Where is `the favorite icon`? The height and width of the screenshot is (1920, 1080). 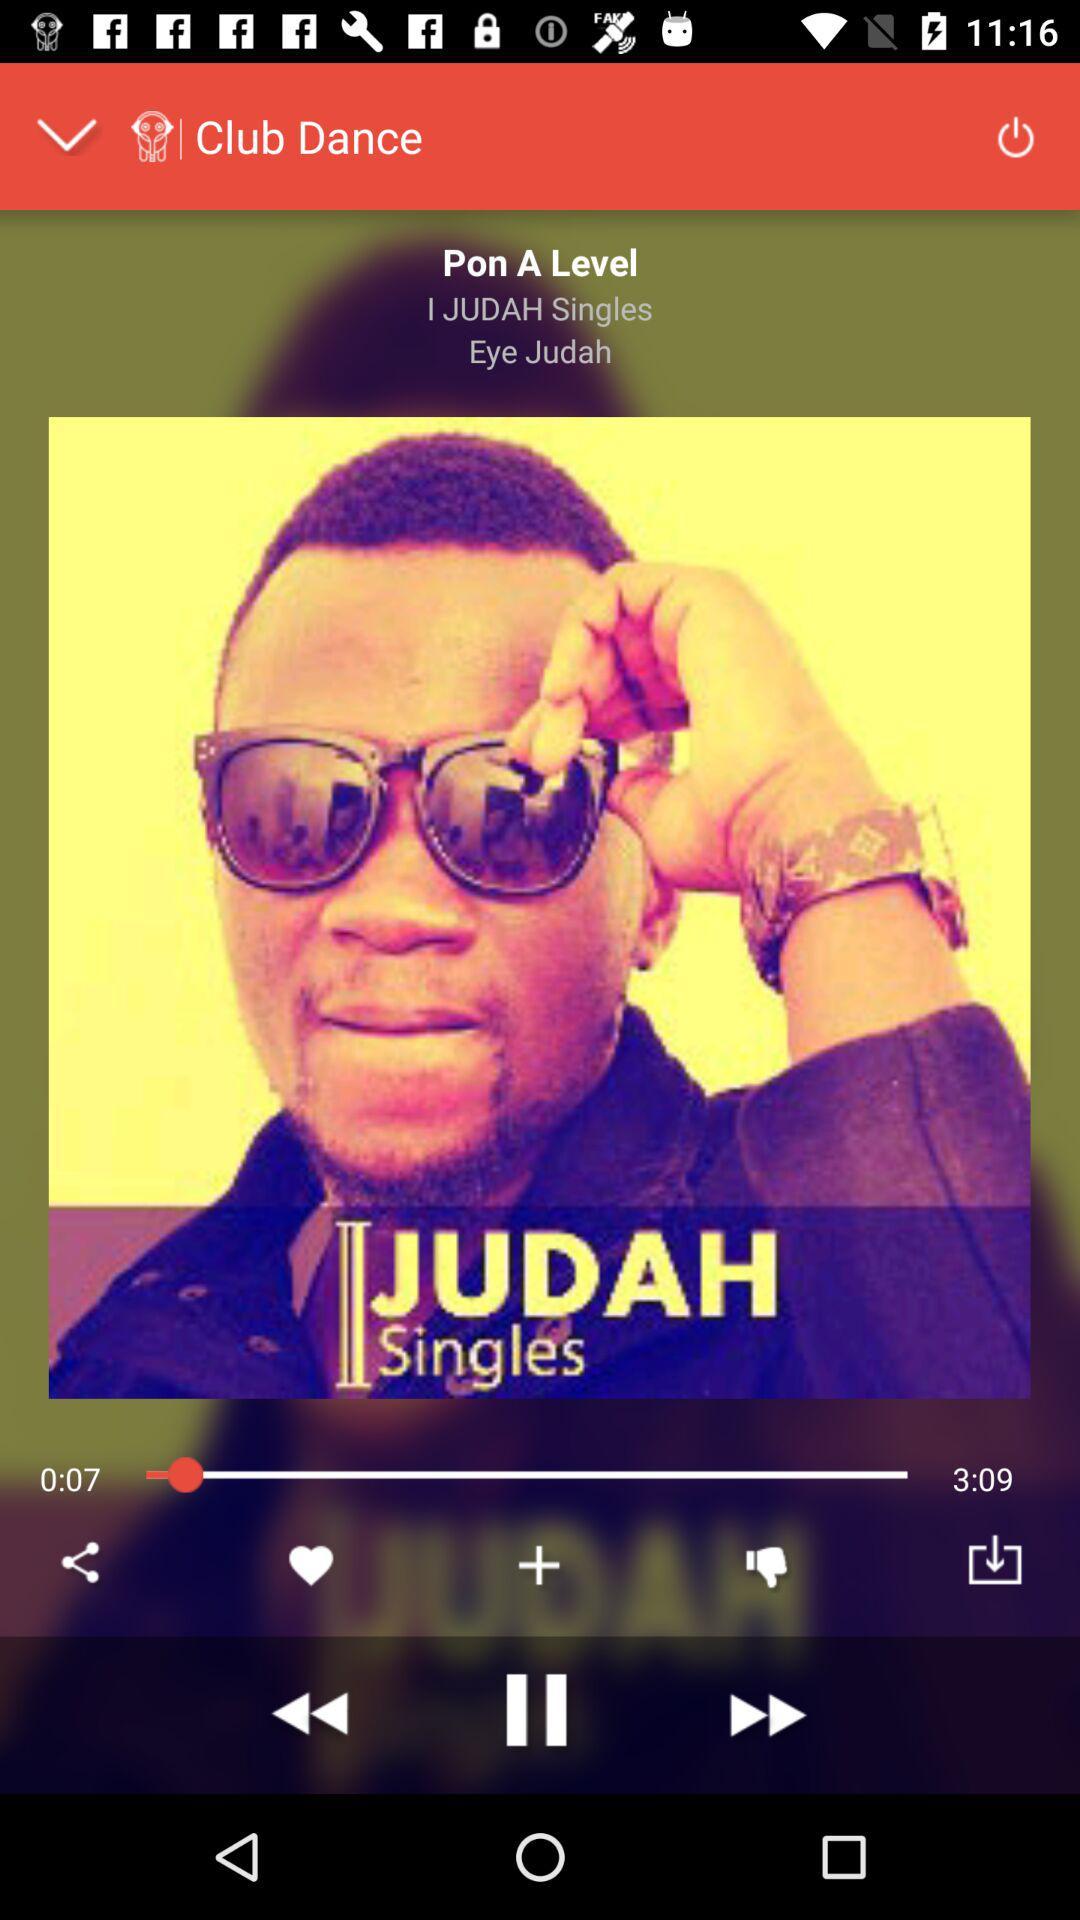
the favorite icon is located at coordinates (312, 1564).